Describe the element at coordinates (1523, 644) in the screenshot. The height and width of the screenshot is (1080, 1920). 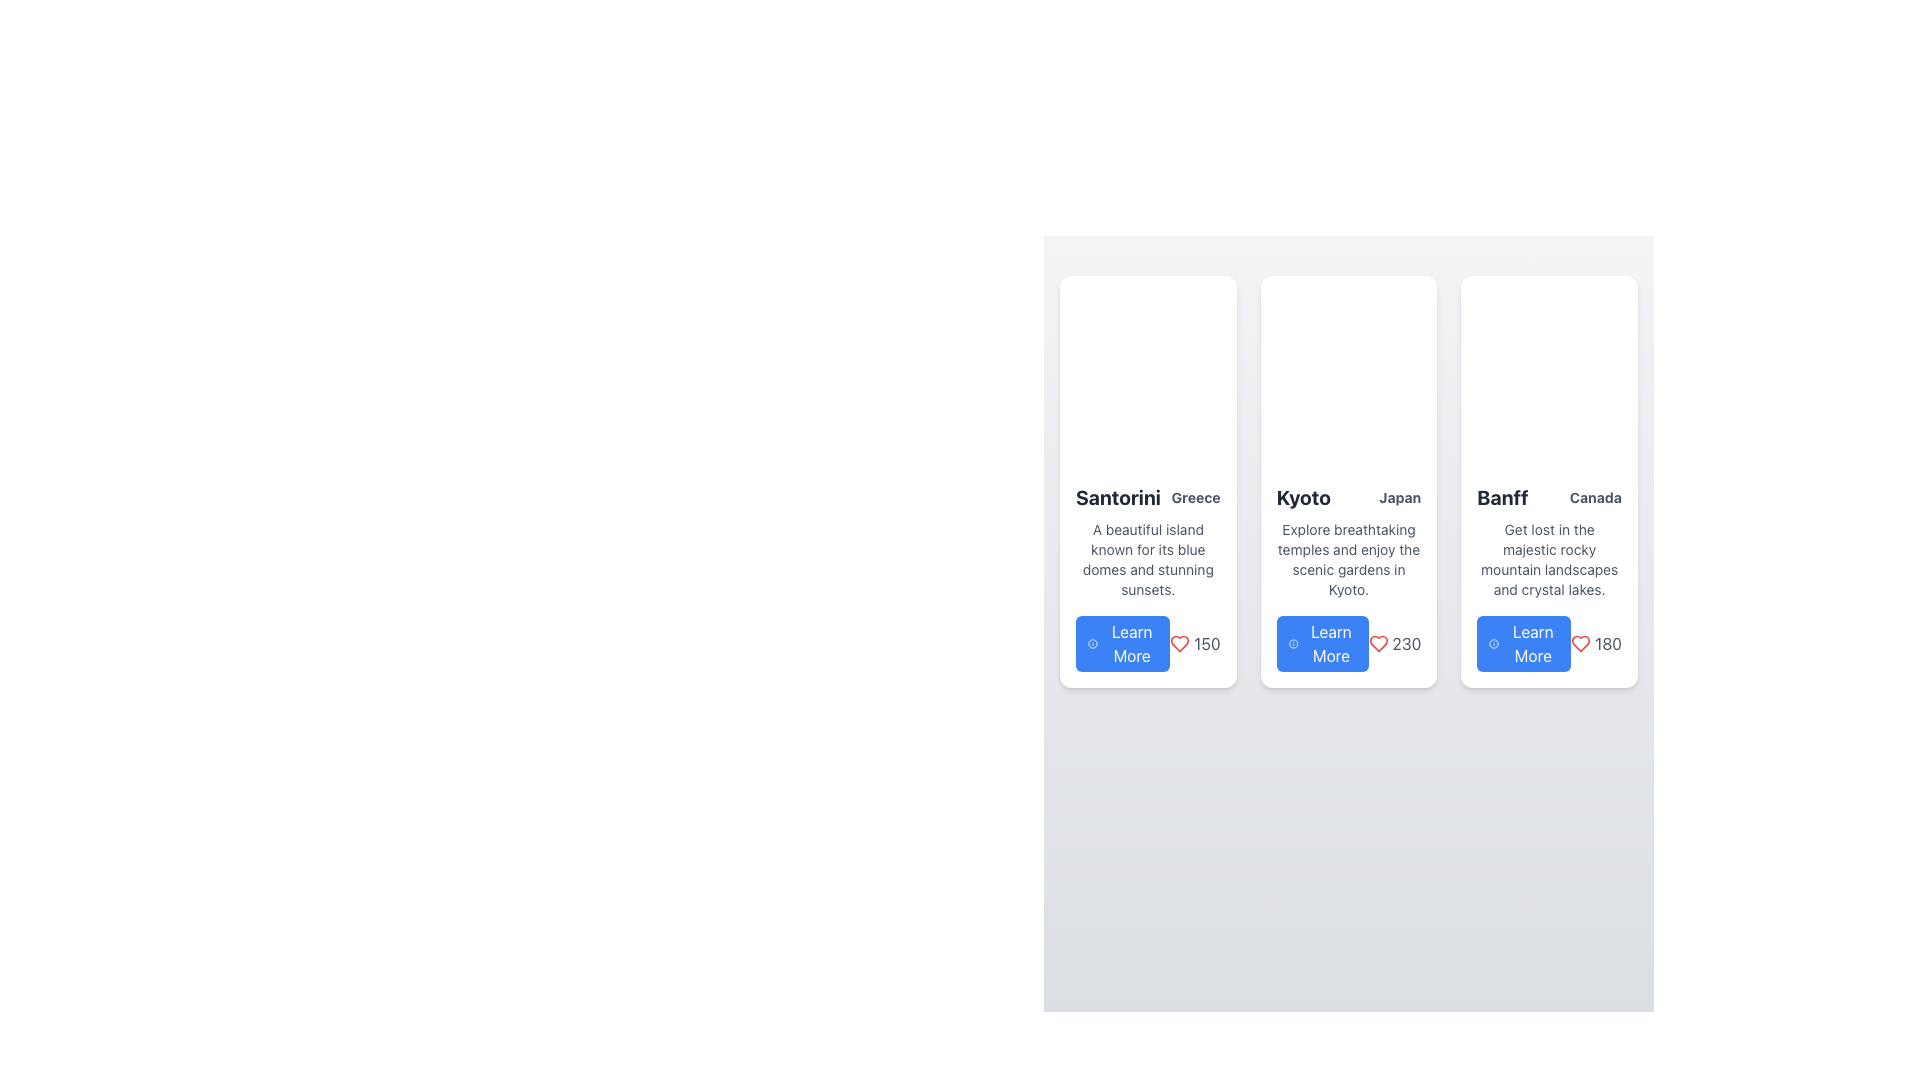
I see `the interactive button that triggers more information about the 'Banff' category, located at the bottom of the third card in a four-card layout` at that location.